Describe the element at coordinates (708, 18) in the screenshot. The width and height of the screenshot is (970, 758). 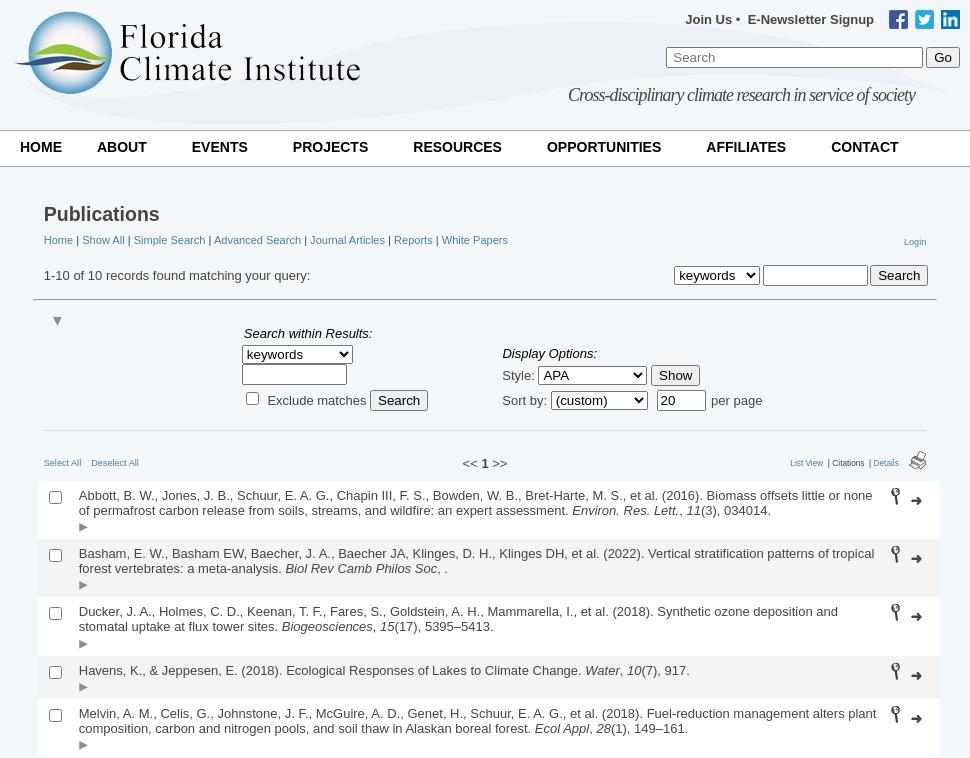
I see `'Join Us'` at that location.